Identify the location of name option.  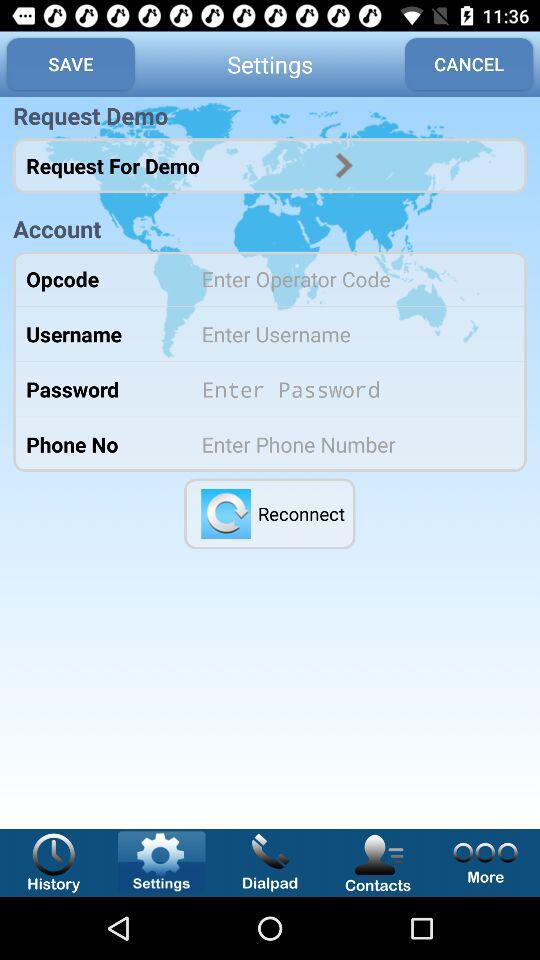
(350, 334).